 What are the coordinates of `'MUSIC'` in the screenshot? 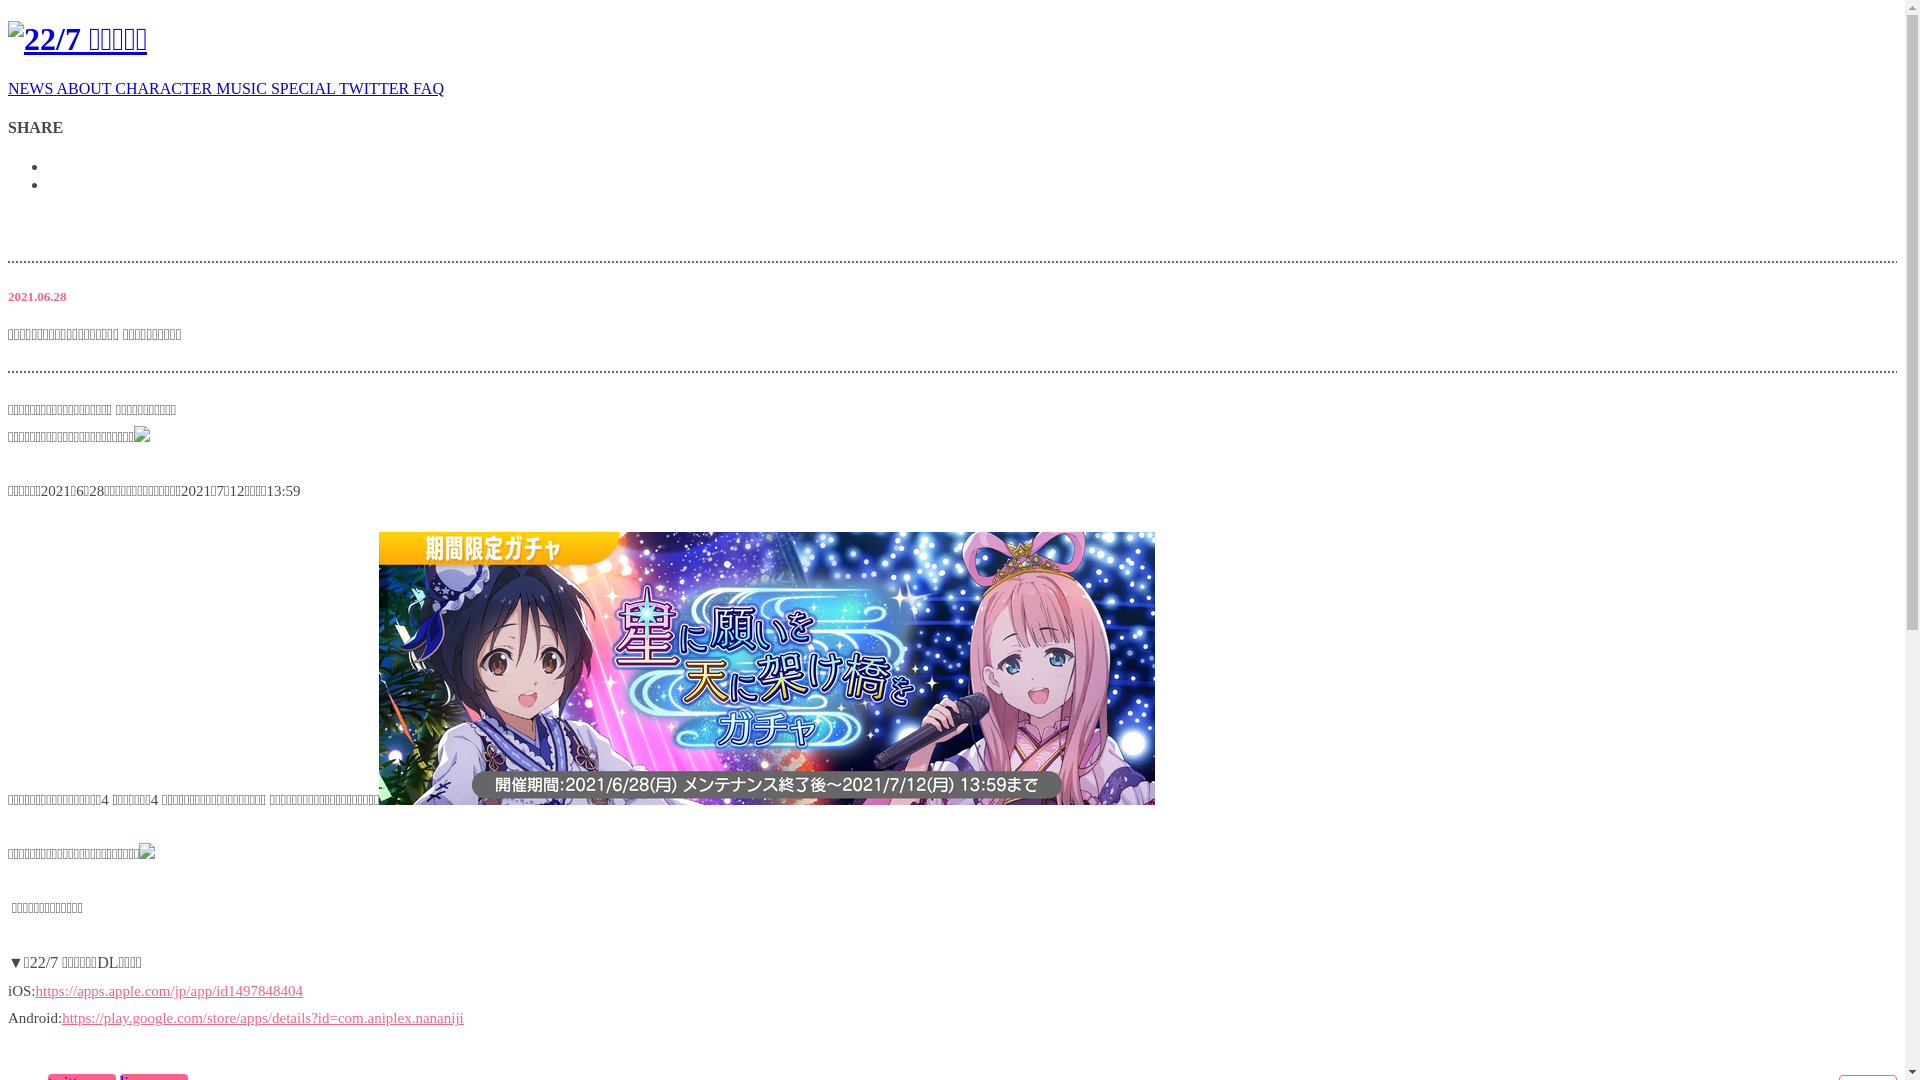 It's located at (216, 87).